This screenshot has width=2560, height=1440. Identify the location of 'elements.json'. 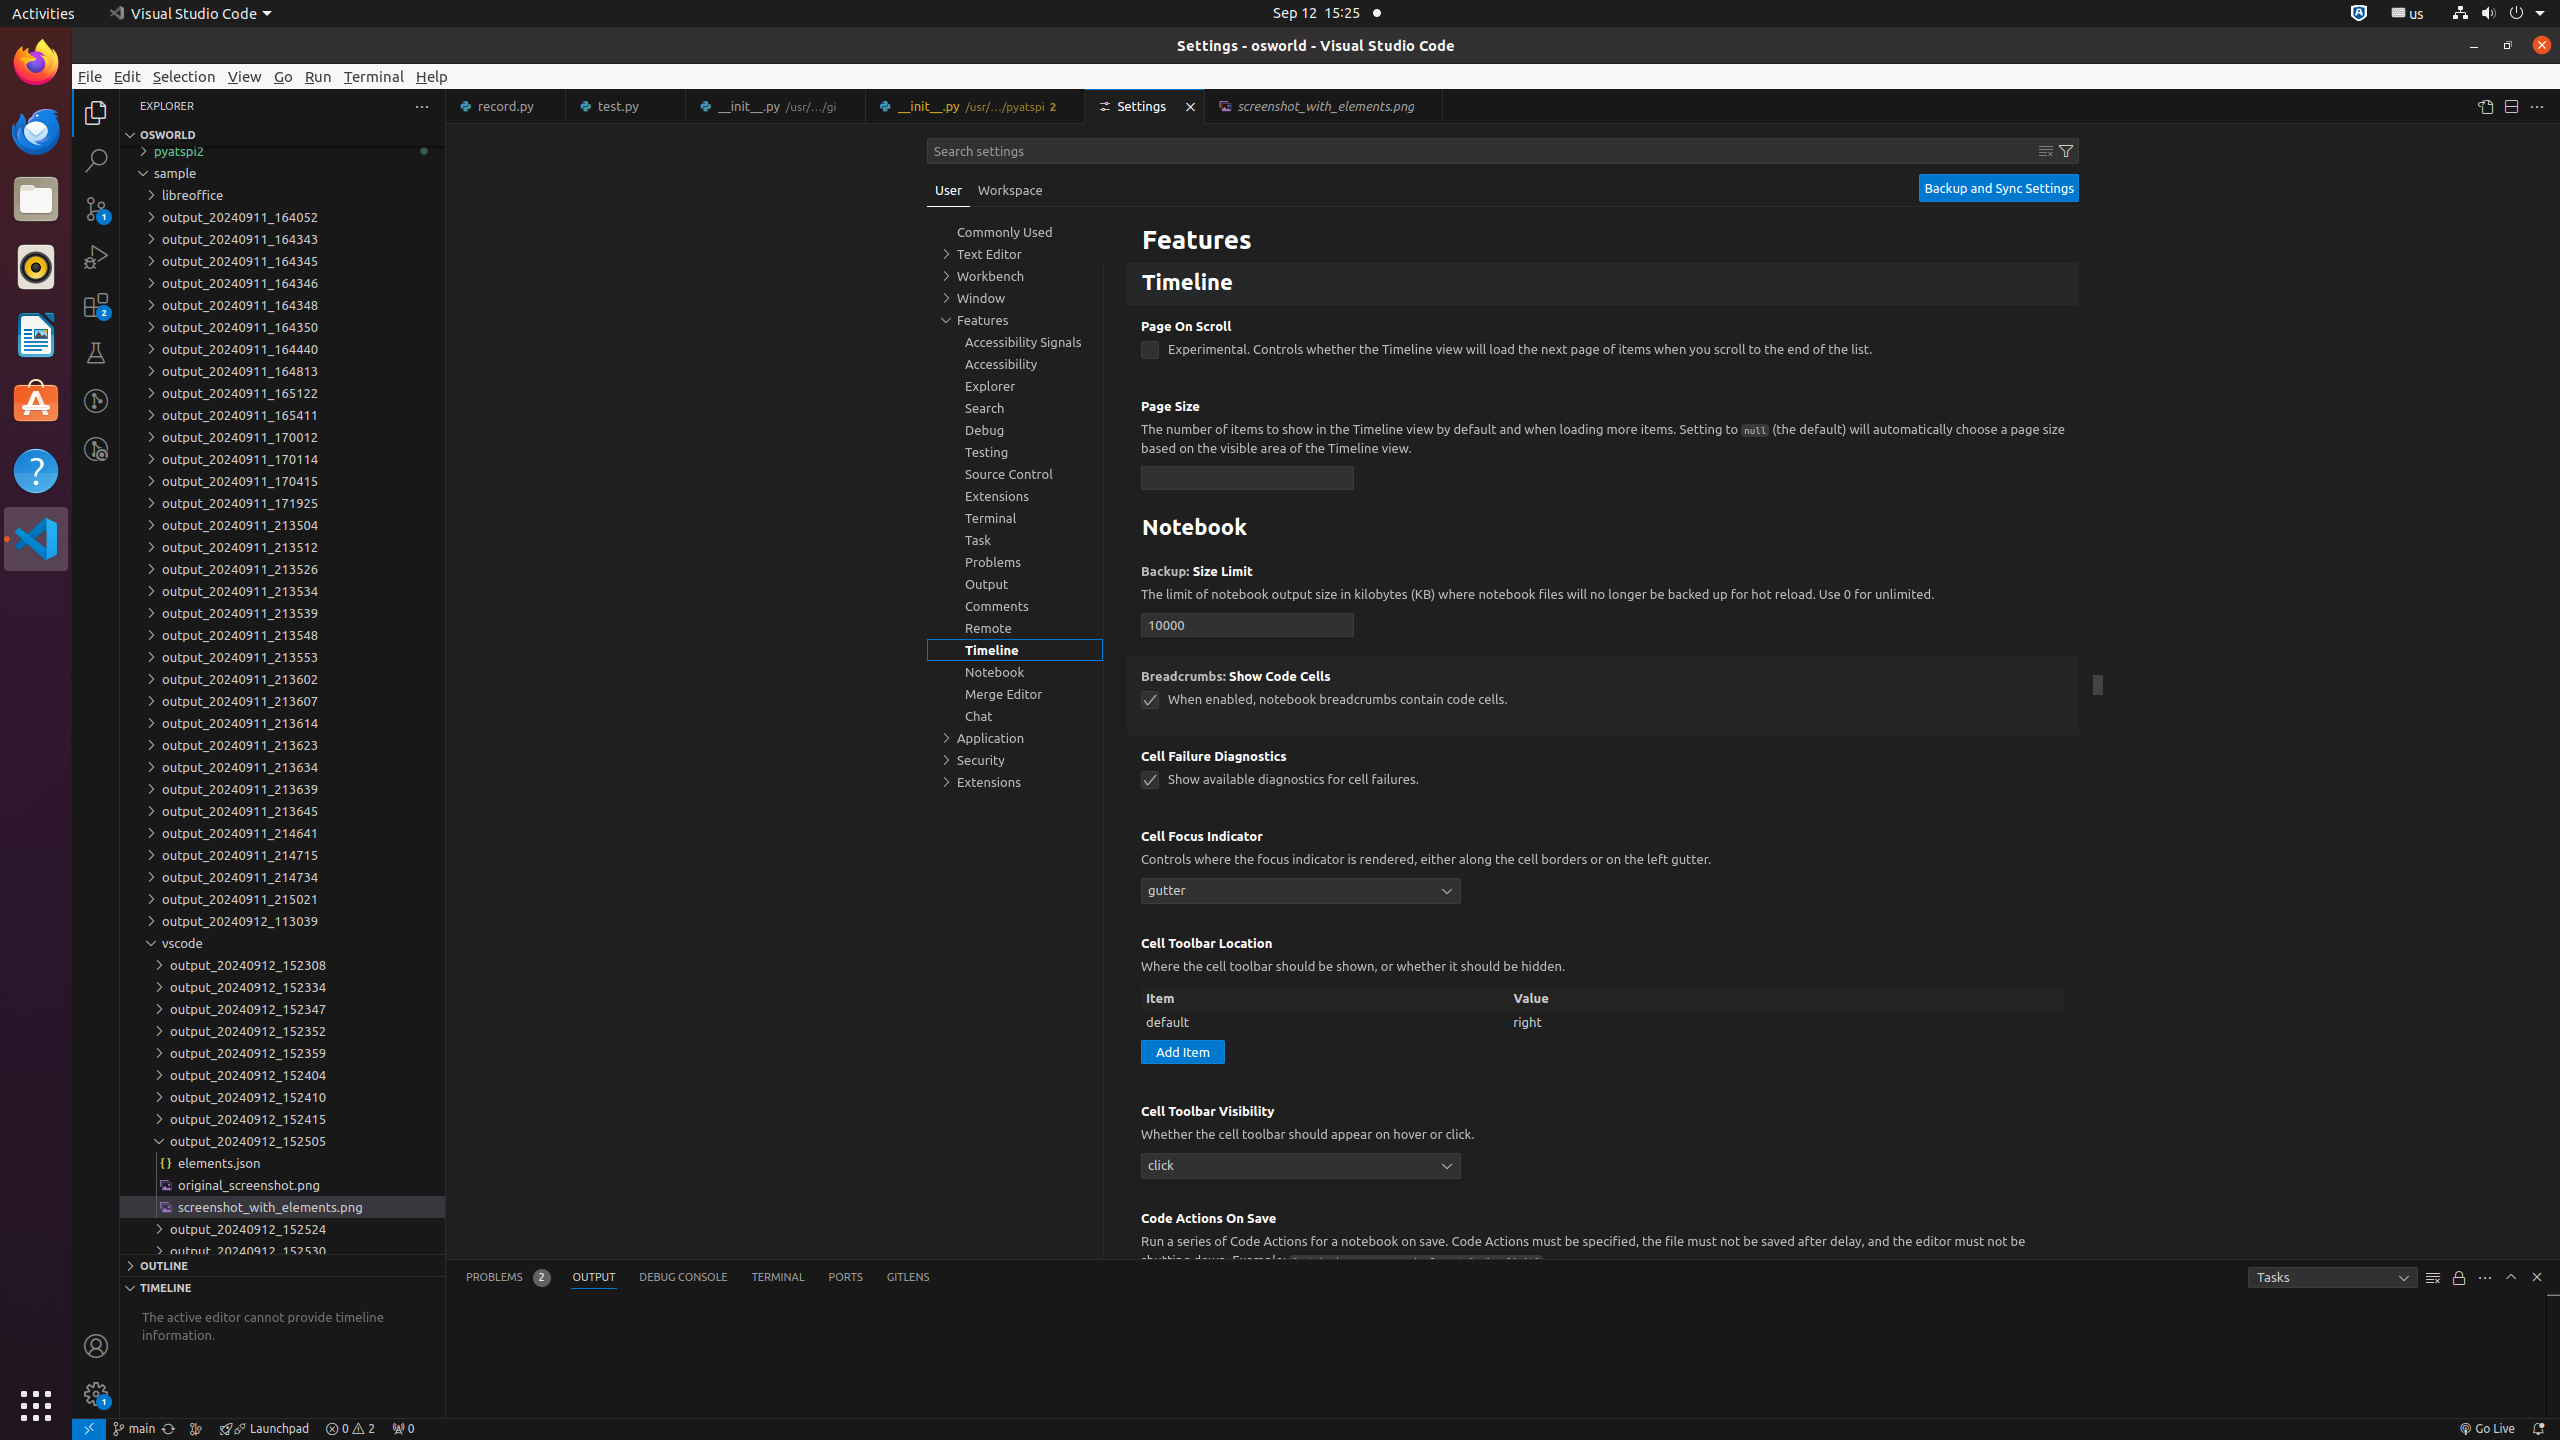
(281, 1161).